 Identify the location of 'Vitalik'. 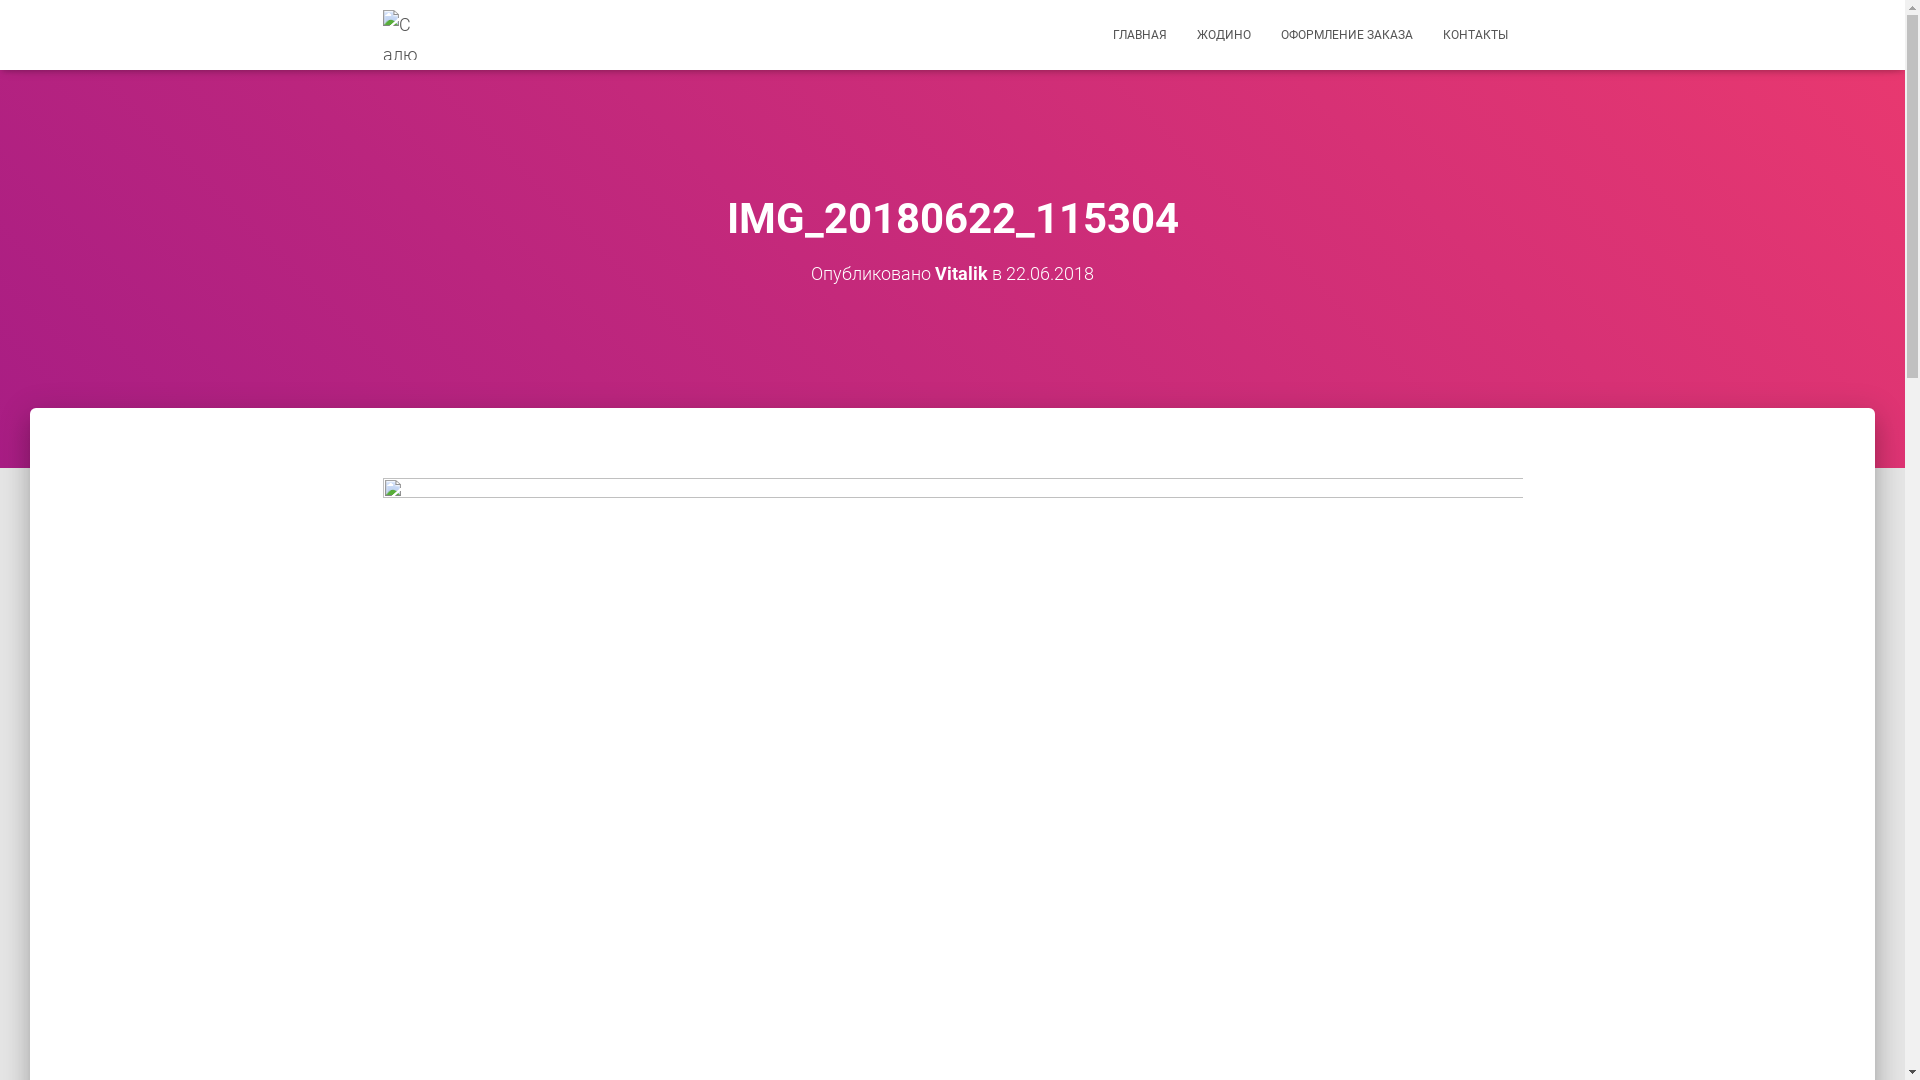
(934, 273).